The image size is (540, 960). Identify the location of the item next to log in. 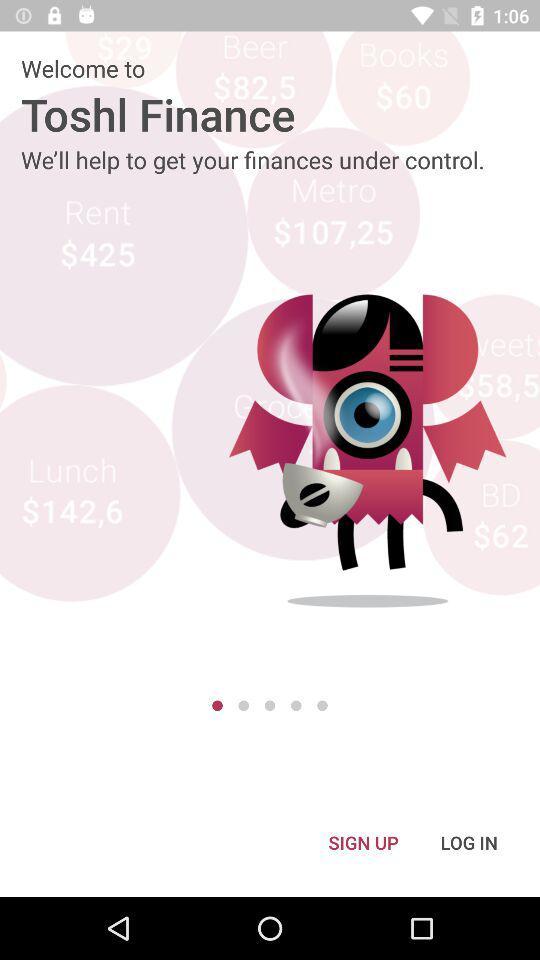
(362, 841).